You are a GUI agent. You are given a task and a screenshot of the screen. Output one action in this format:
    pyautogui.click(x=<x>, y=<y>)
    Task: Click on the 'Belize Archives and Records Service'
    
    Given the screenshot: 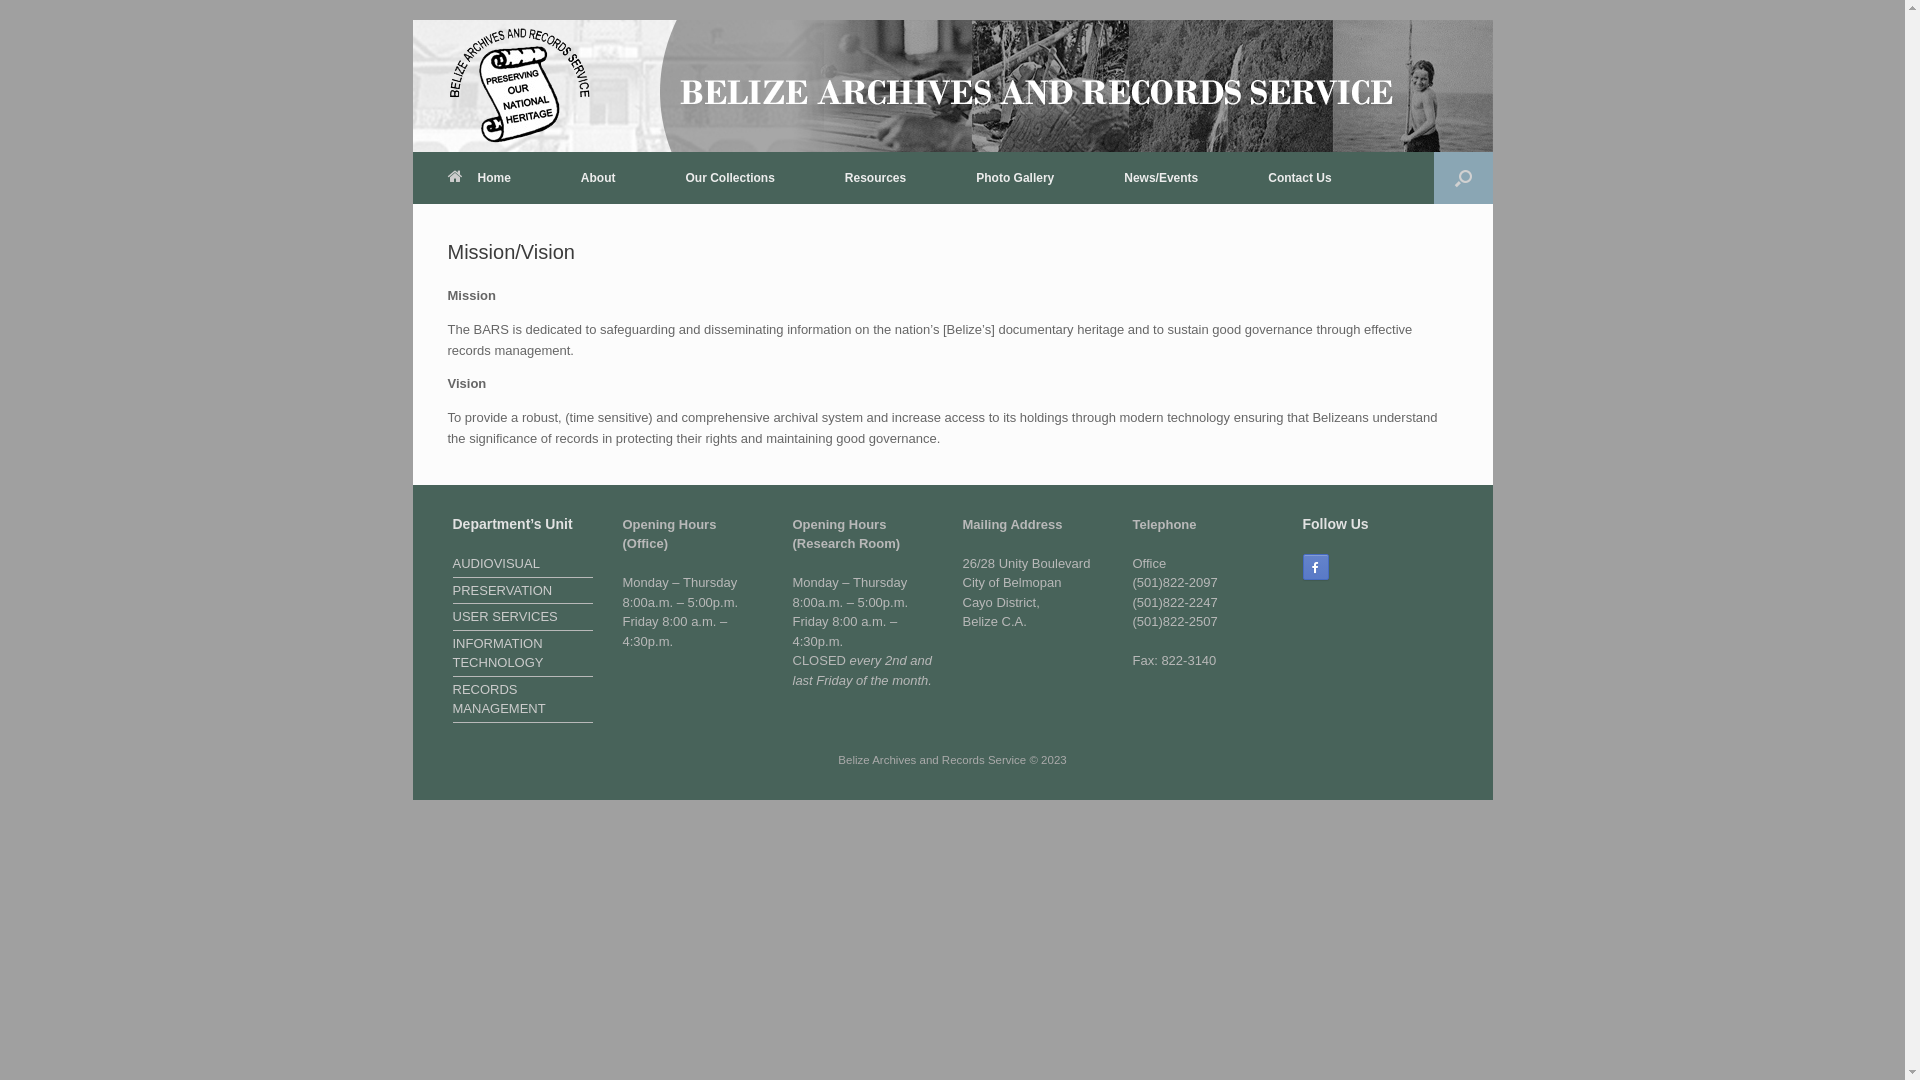 What is the action you would take?
    pyautogui.click(x=519, y=84)
    